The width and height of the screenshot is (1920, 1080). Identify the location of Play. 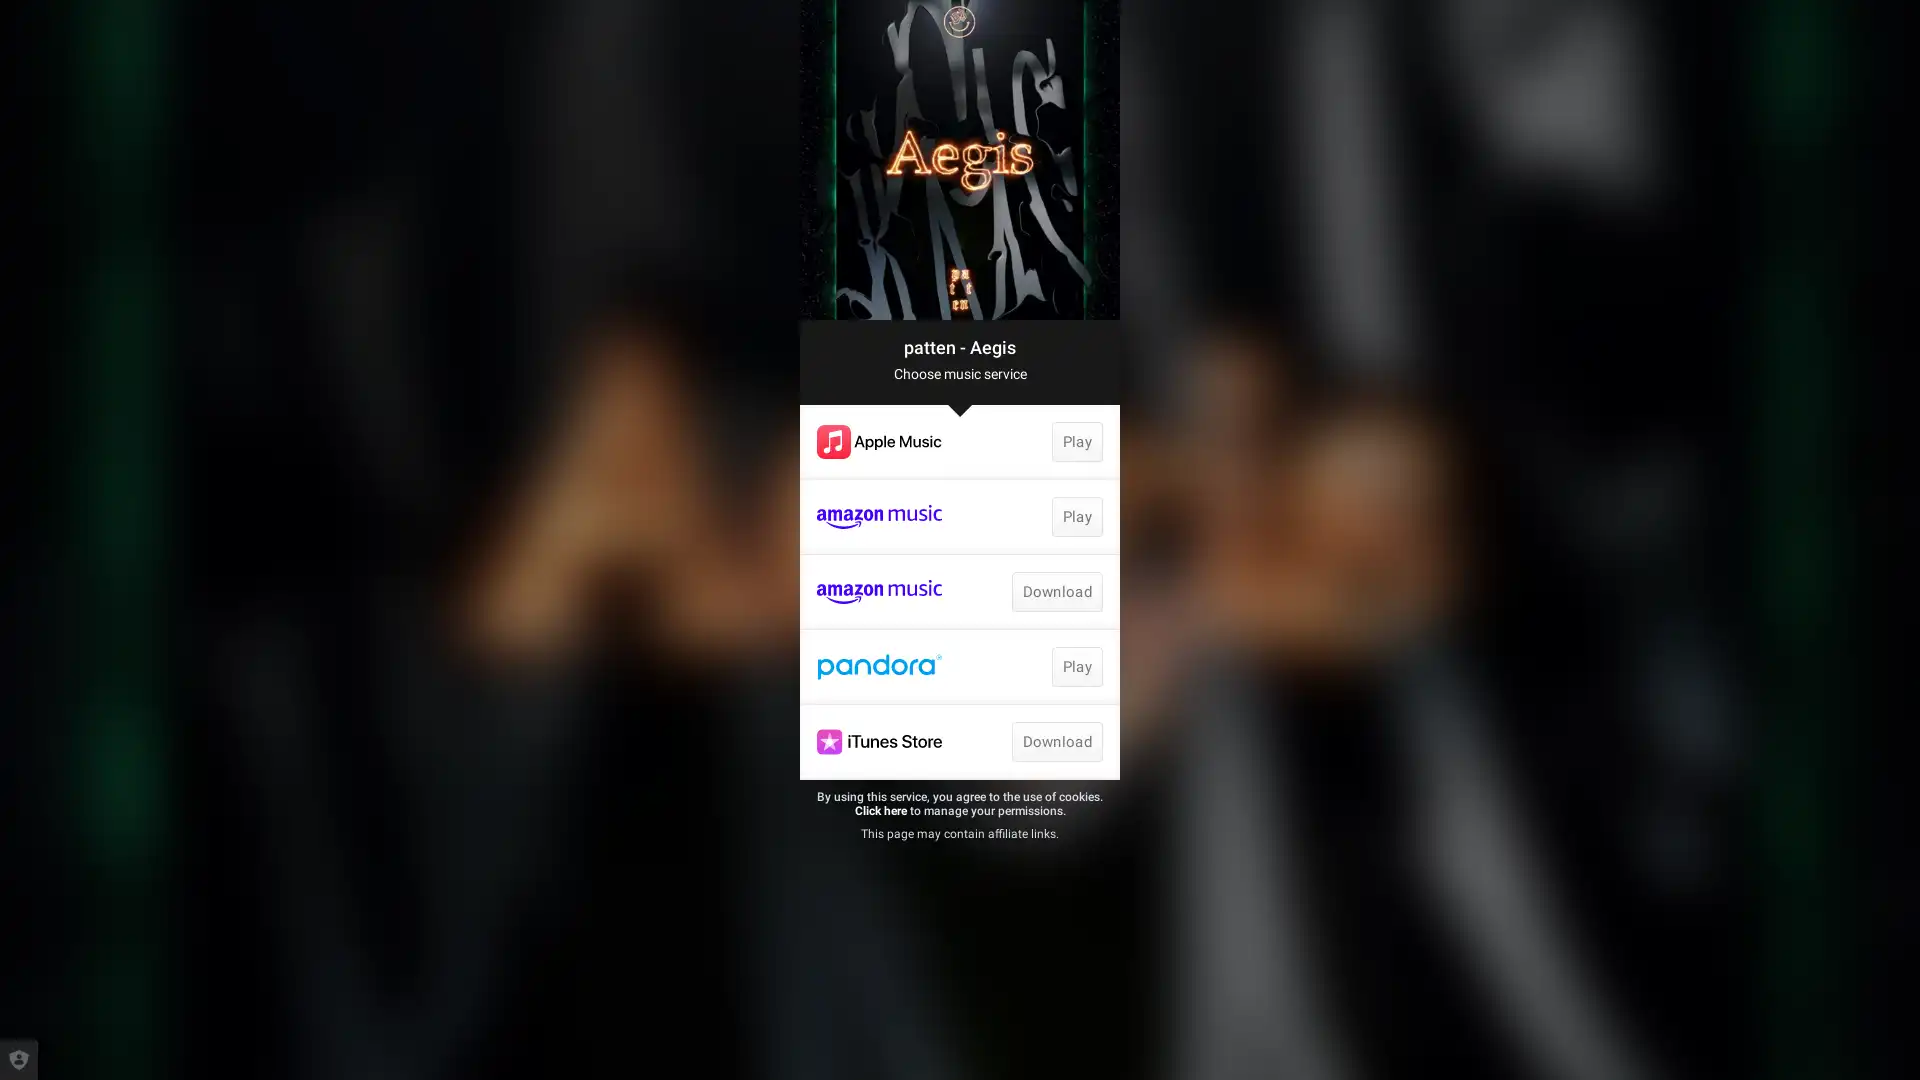
(1075, 667).